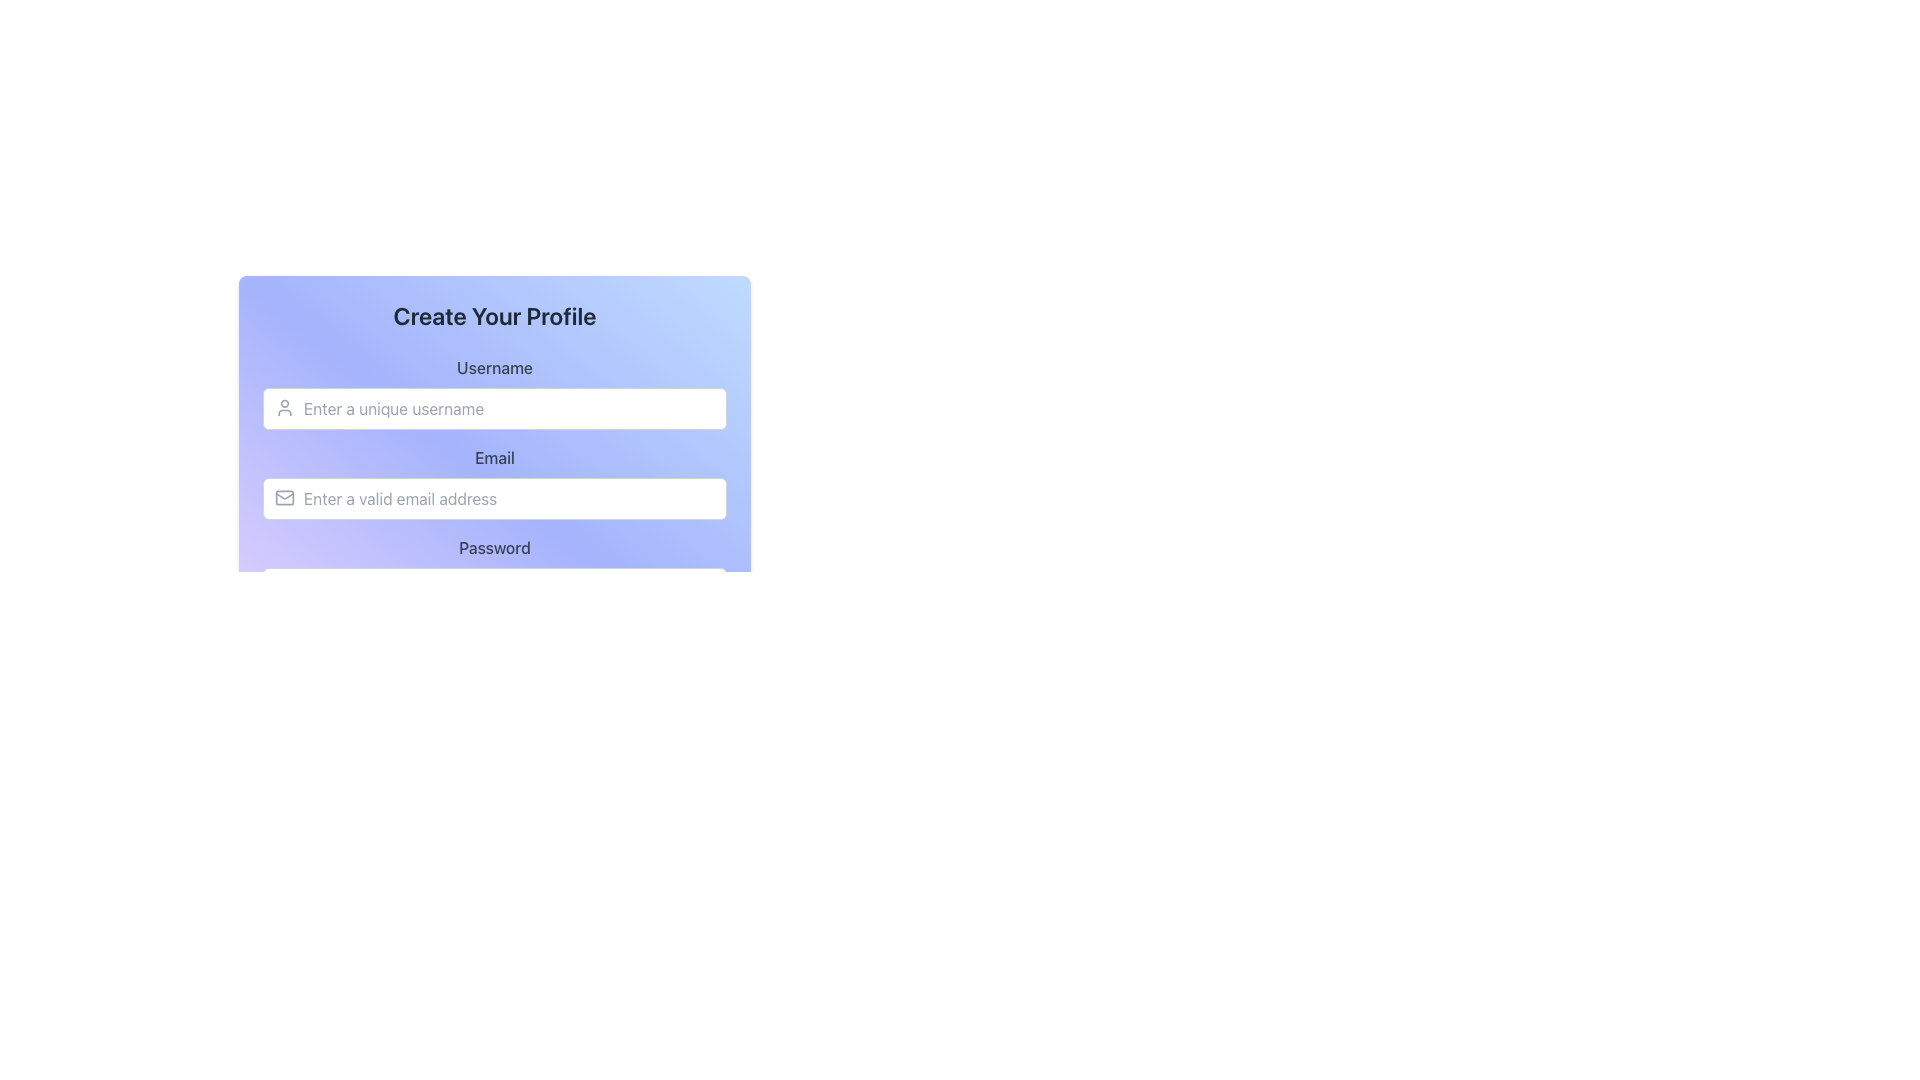 This screenshot has width=1920, height=1080. I want to click on the 'Email' text label, which is styled in gray and positioned above the email input field in a profile creation form, so click(494, 458).